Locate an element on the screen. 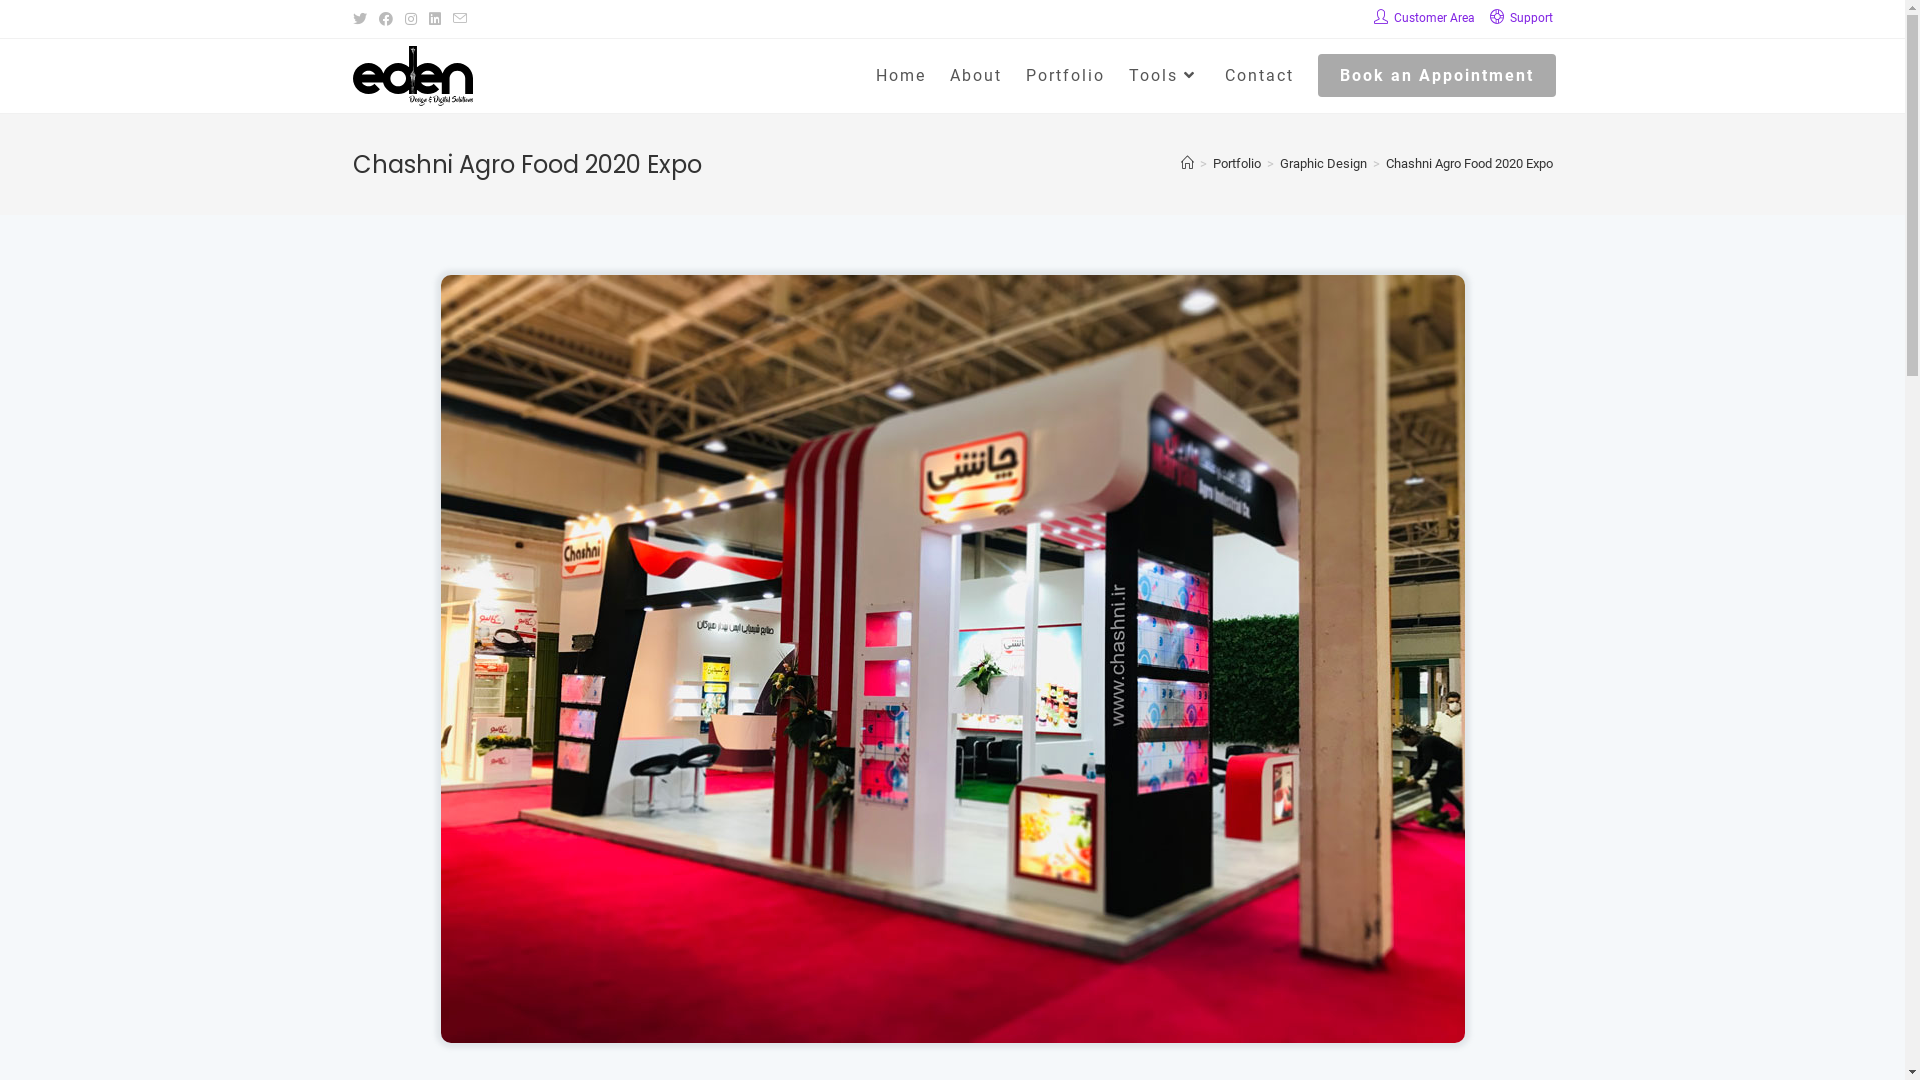  'Google Ads' is located at coordinates (1102, 918).